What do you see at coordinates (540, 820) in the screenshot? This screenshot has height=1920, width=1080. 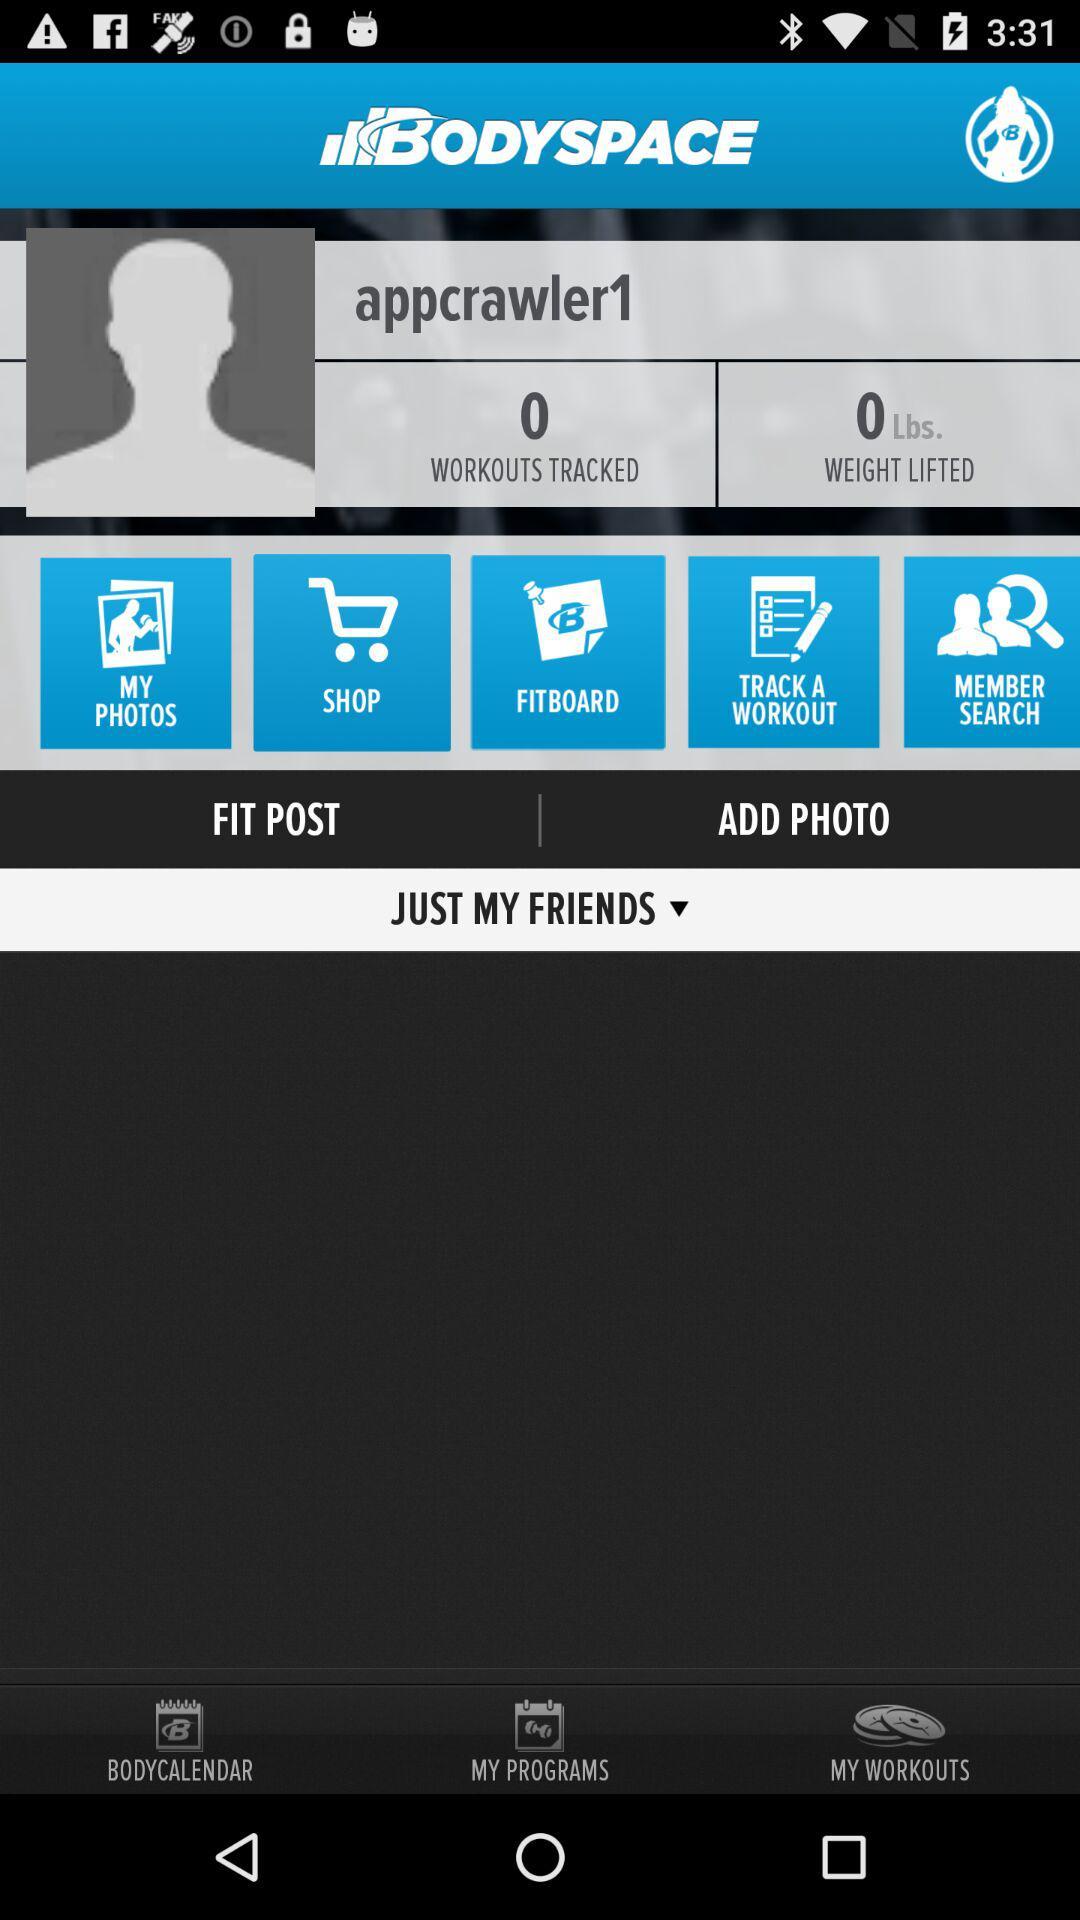 I see `the icon to the right of fit post` at bounding box center [540, 820].